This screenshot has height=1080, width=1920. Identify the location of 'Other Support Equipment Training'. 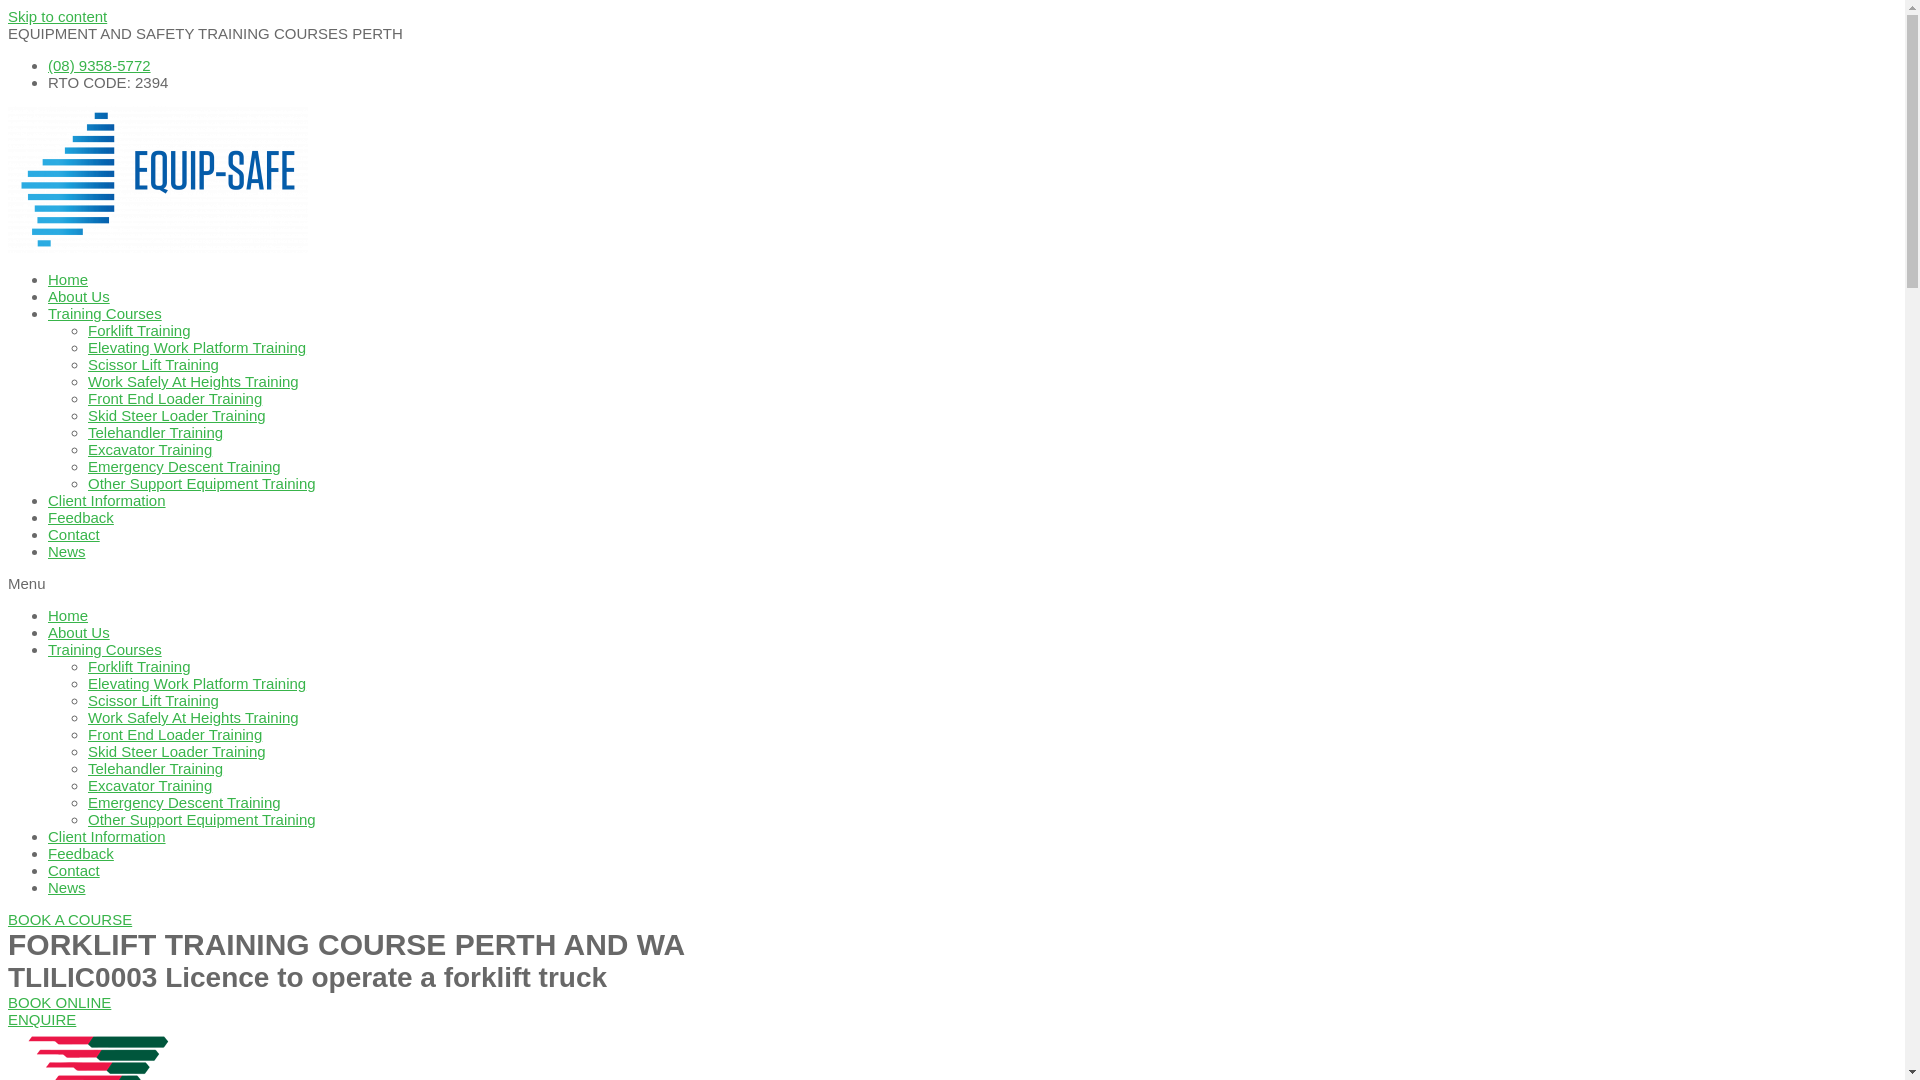
(201, 483).